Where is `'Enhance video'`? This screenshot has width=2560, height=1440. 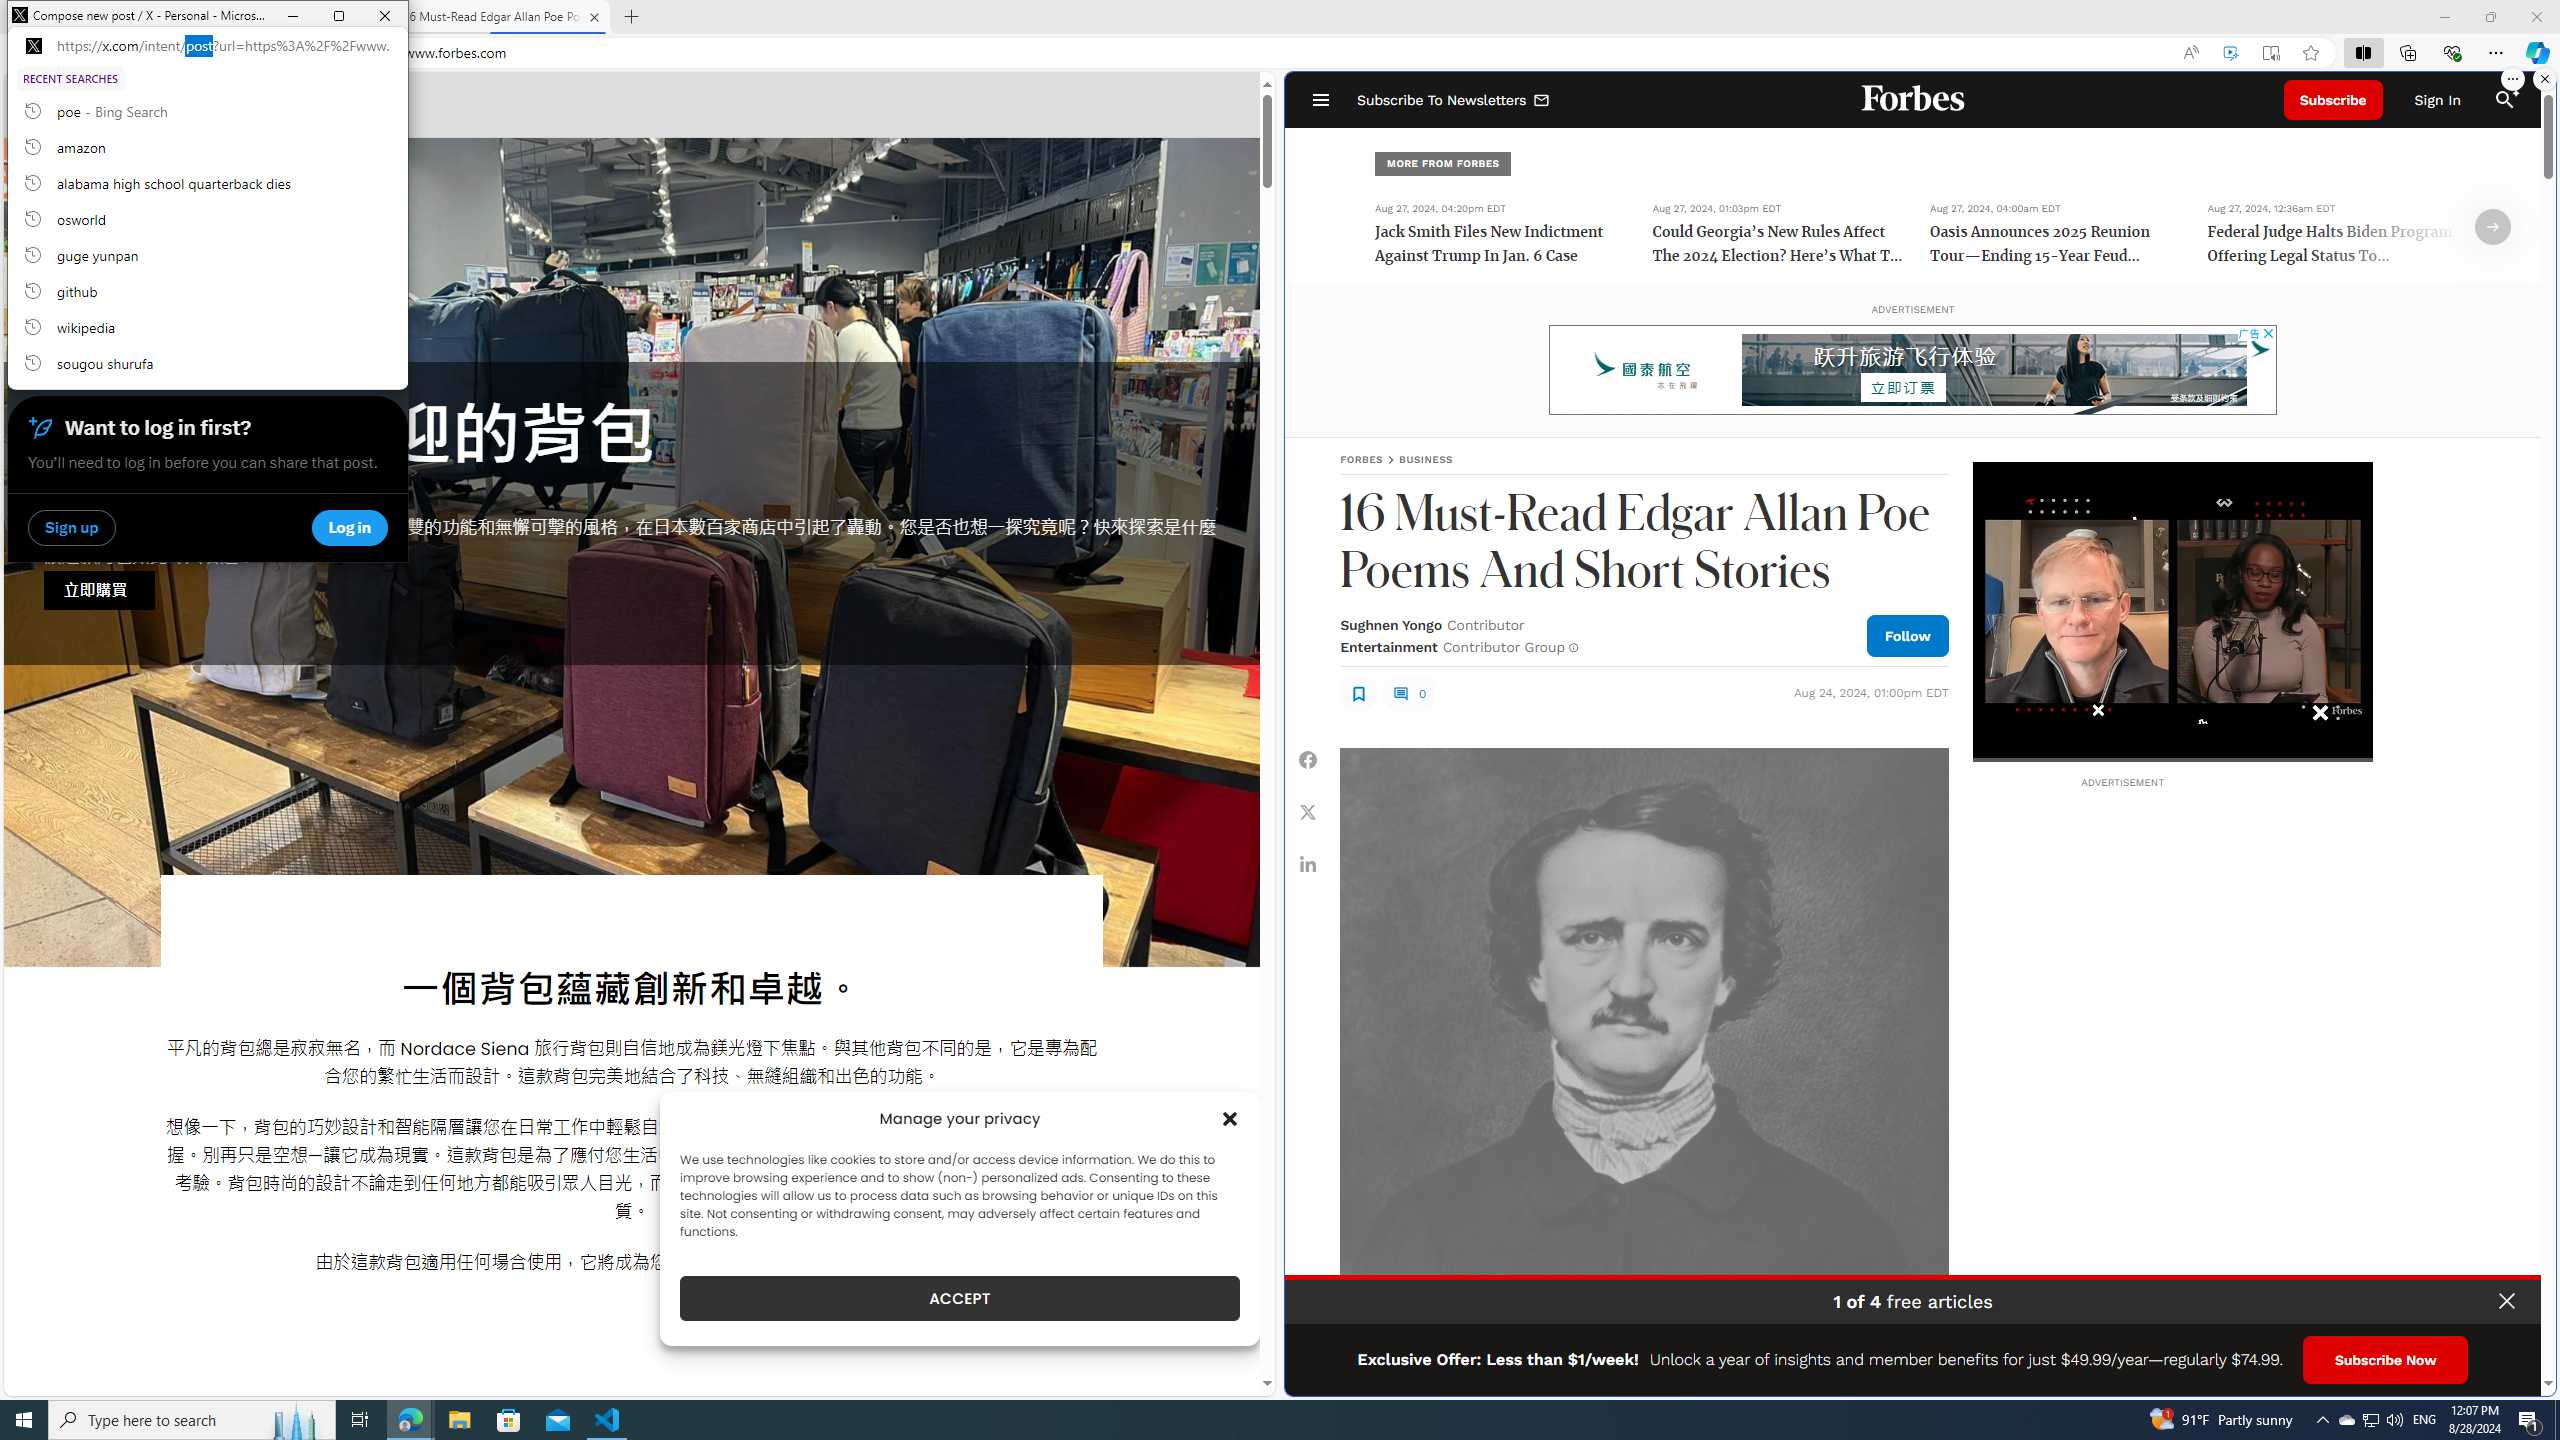 'Enhance video' is located at coordinates (2230, 53).